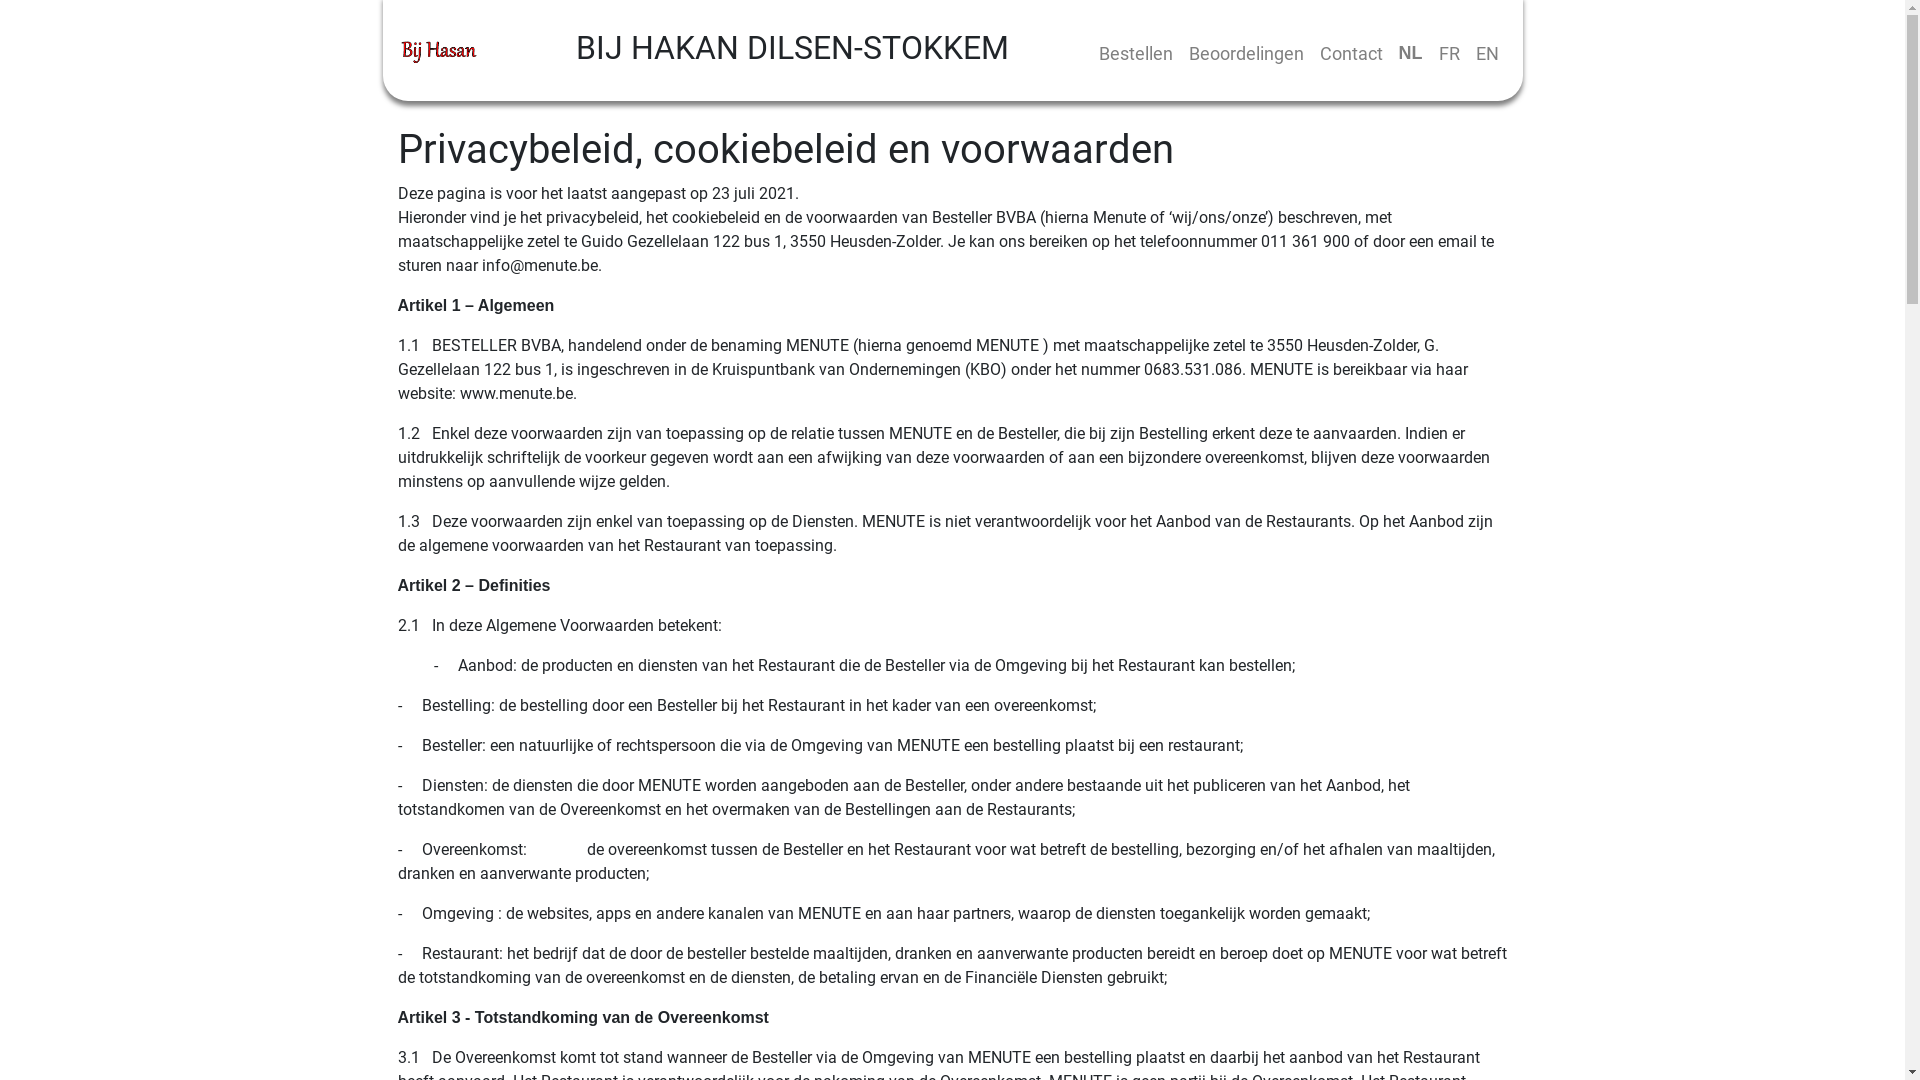  I want to click on 'Contact', so click(1311, 52).